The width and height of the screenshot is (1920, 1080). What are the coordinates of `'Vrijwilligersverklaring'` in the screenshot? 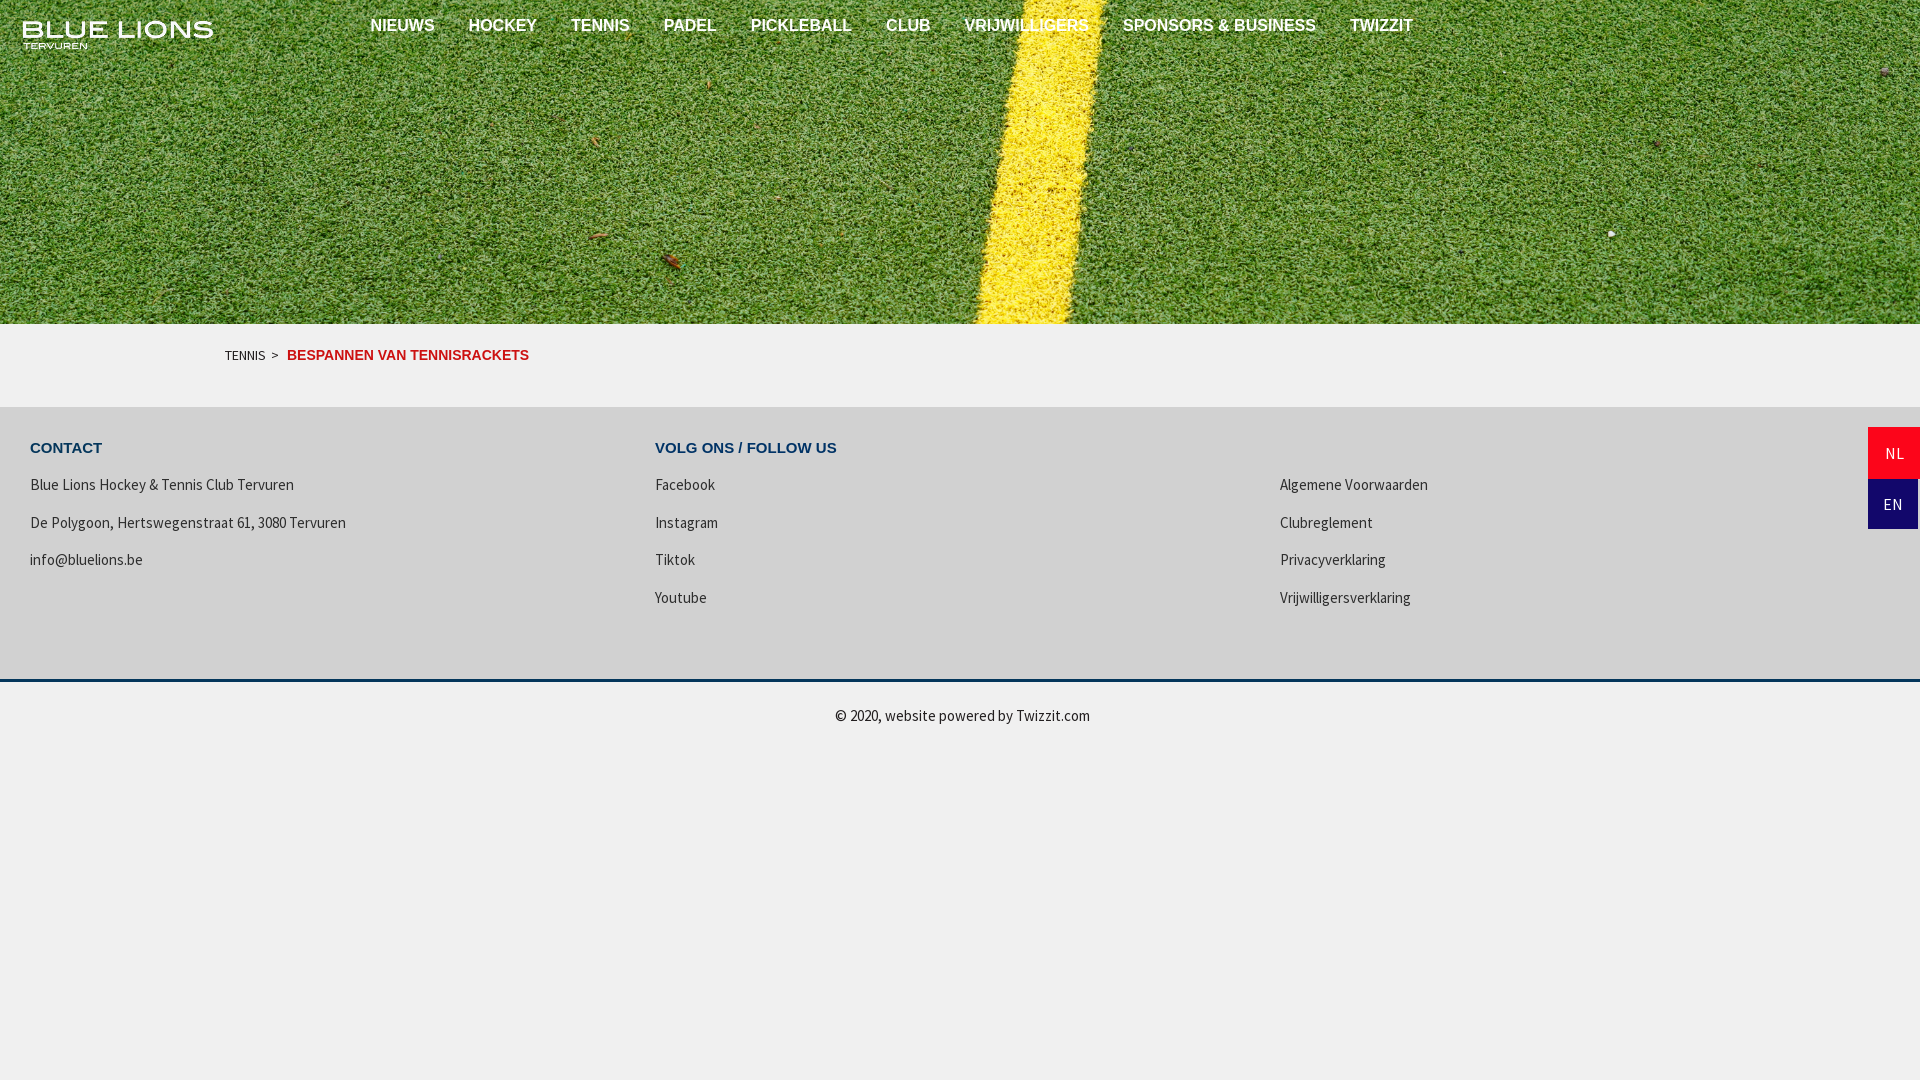 It's located at (1280, 596).